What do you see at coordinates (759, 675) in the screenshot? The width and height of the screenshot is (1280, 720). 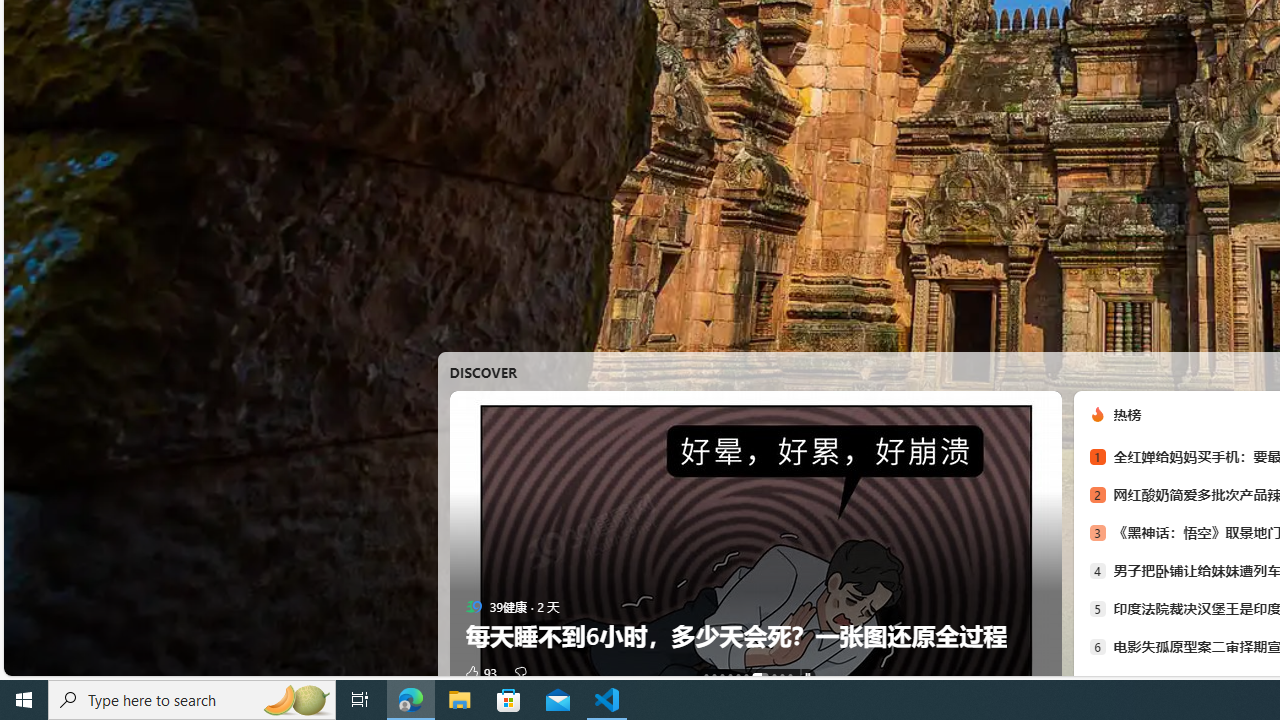 I see `'AutomationID: tab-6'` at bounding box center [759, 675].